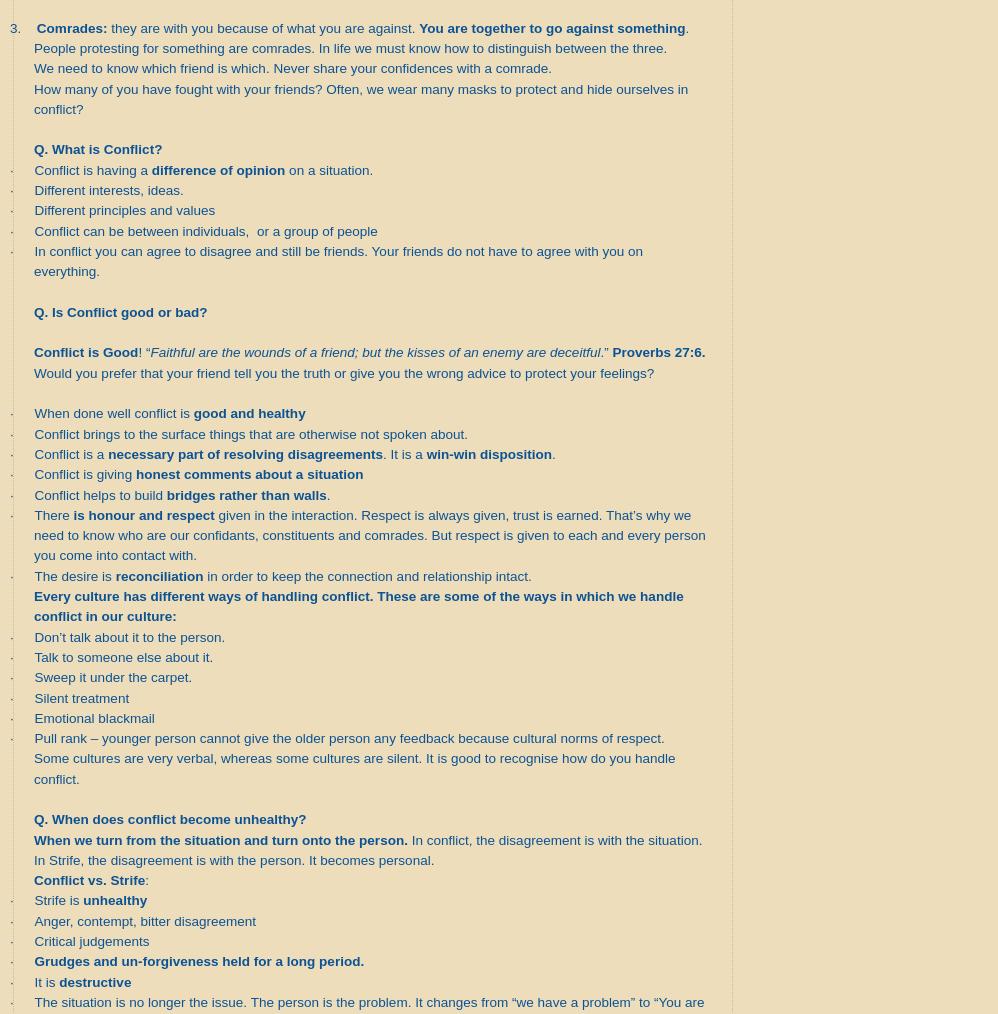 The height and width of the screenshot is (1014, 998). What do you see at coordinates (73, 574) in the screenshot?
I see `'The desire is'` at bounding box center [73, 574].